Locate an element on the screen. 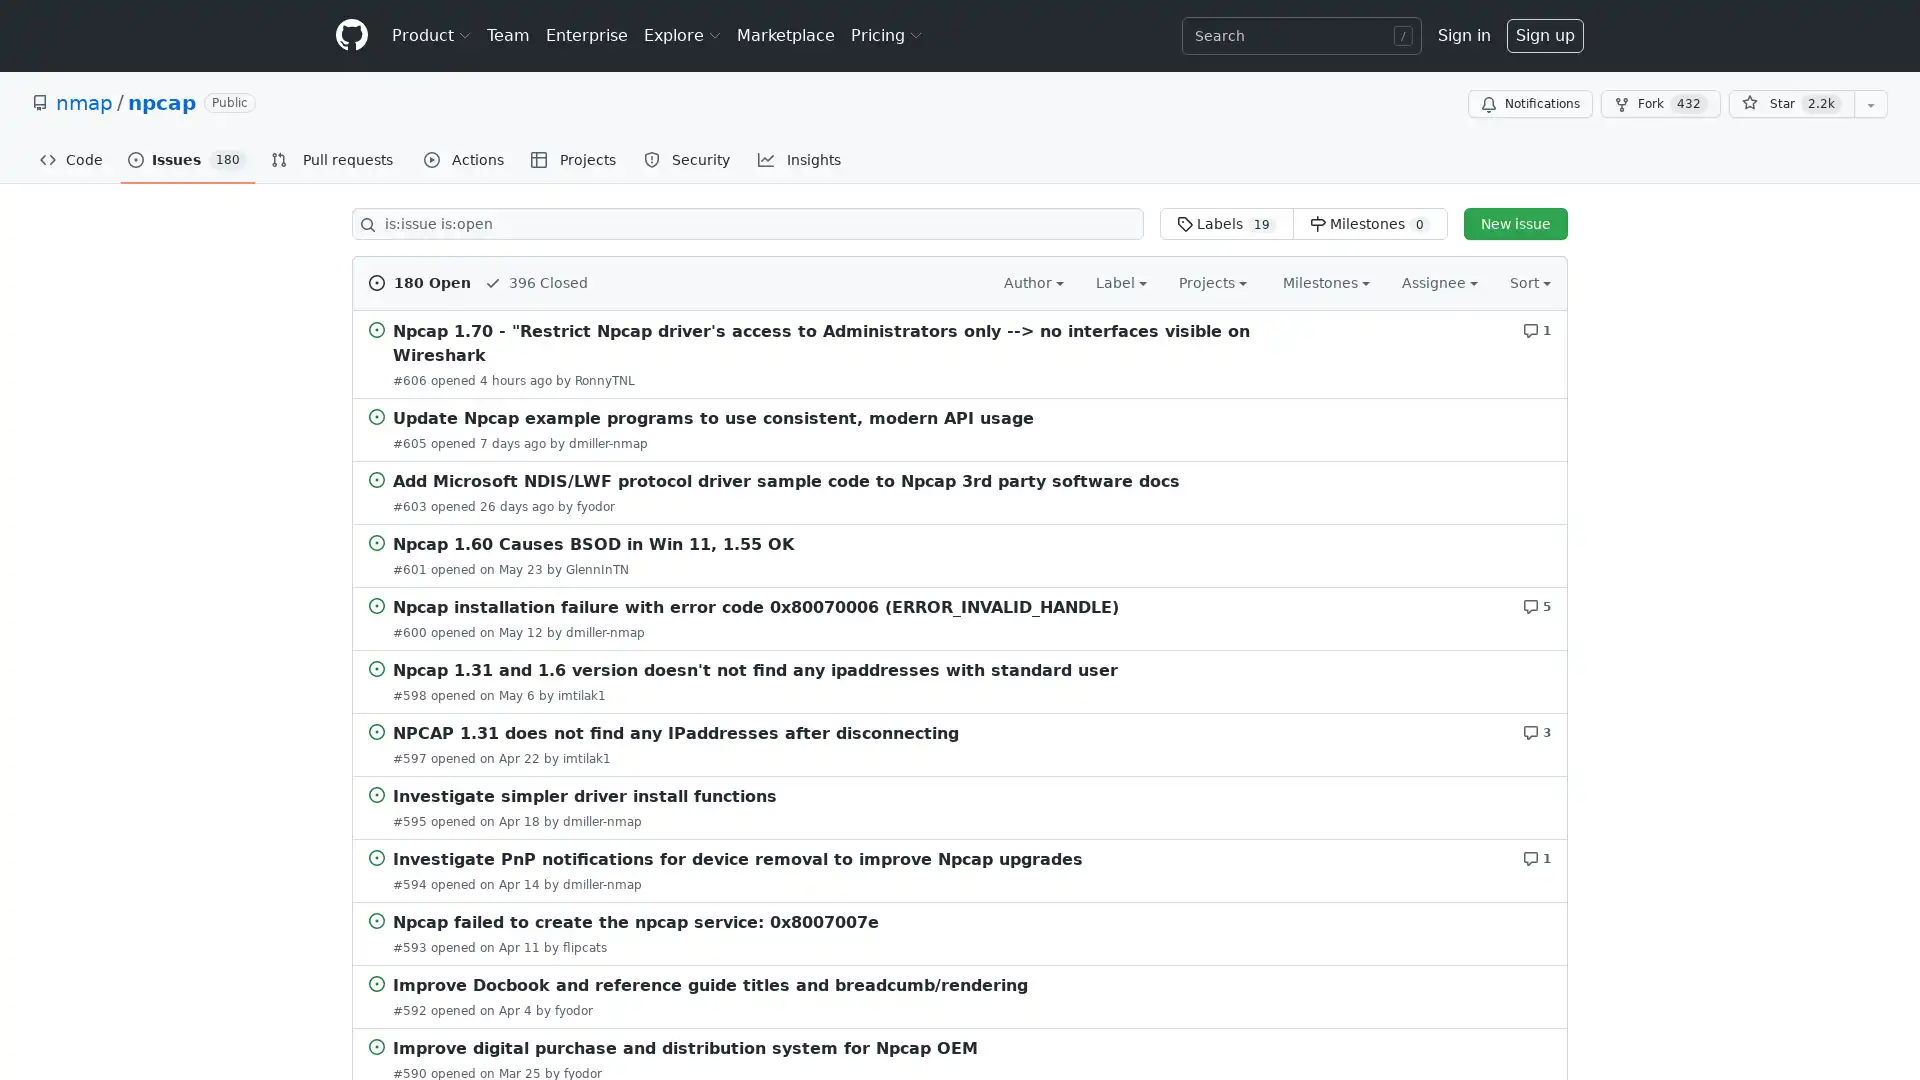 The width and height of the screenshot is (1920, 1080). You must be signed in to add this repository to a list is located at coordinates (1870, 104).